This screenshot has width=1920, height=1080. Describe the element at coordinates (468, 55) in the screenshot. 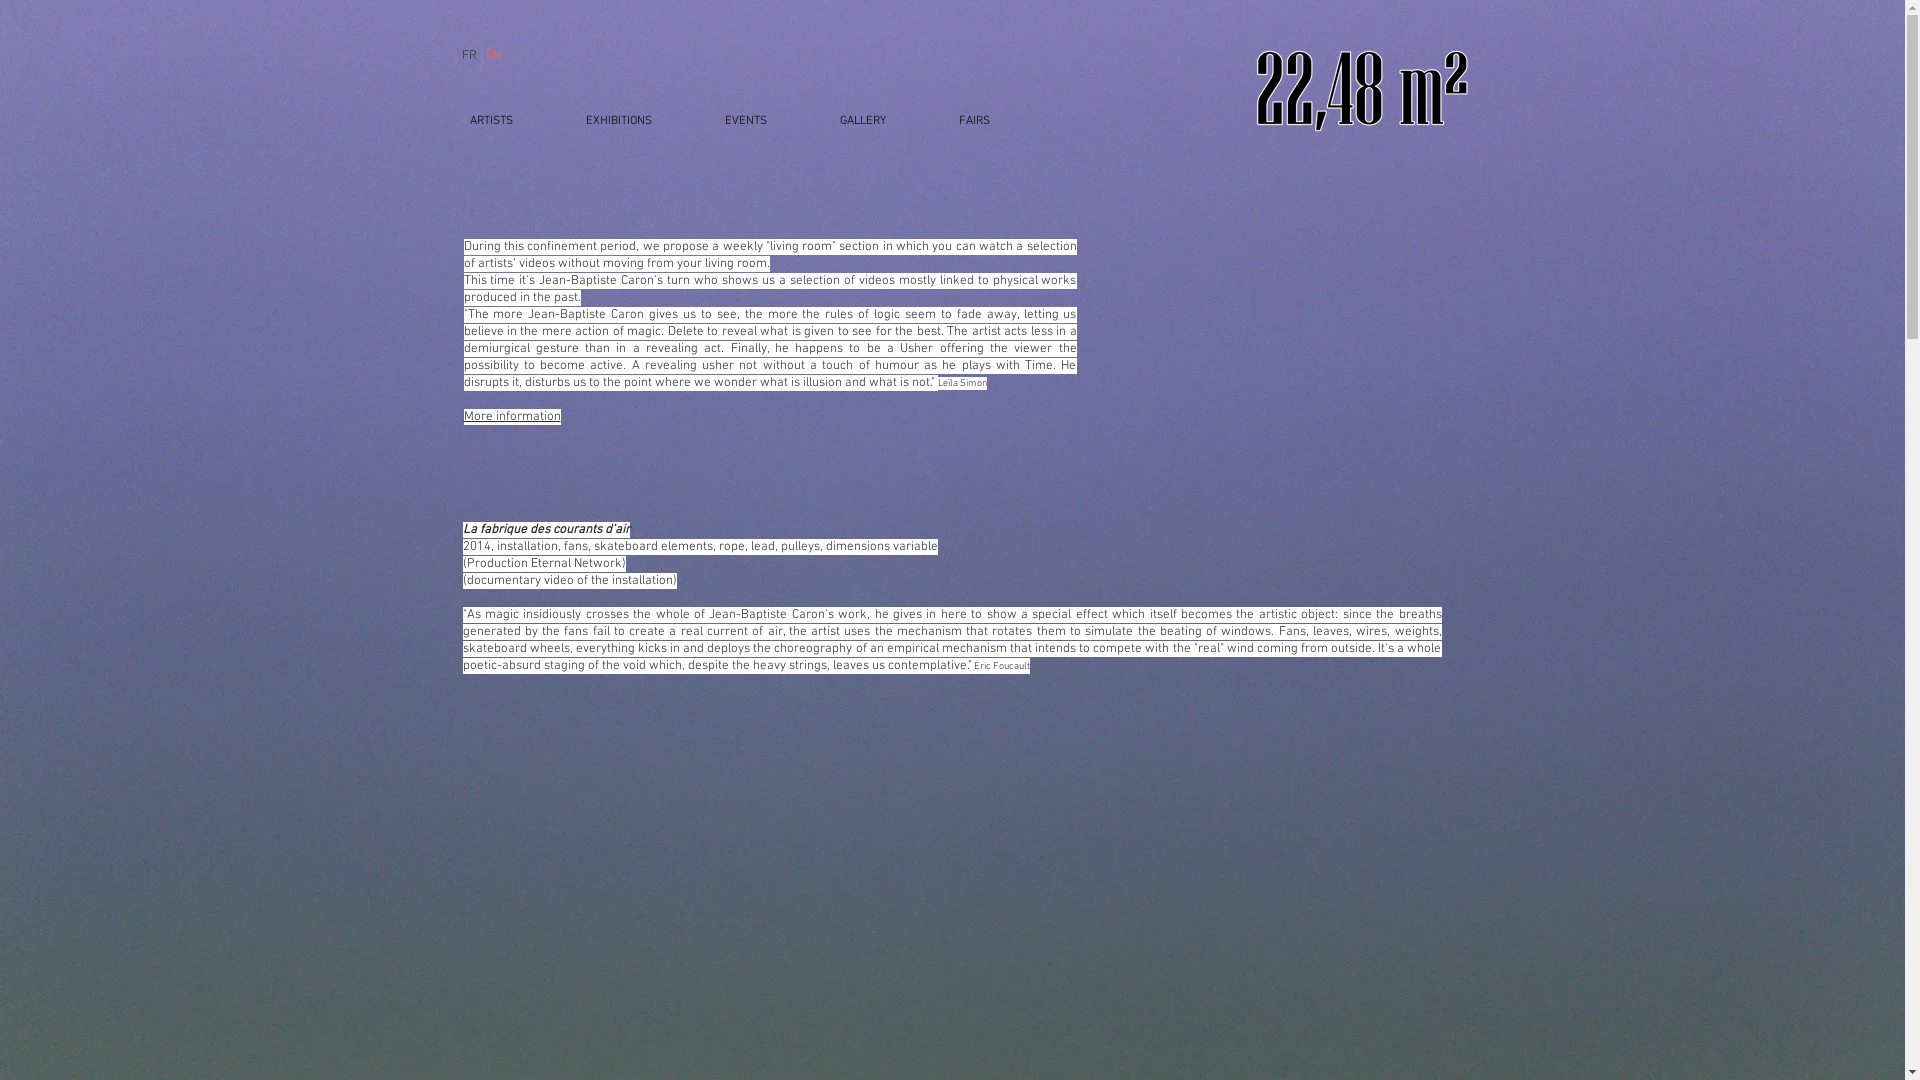

I see `'FR'` at that location.